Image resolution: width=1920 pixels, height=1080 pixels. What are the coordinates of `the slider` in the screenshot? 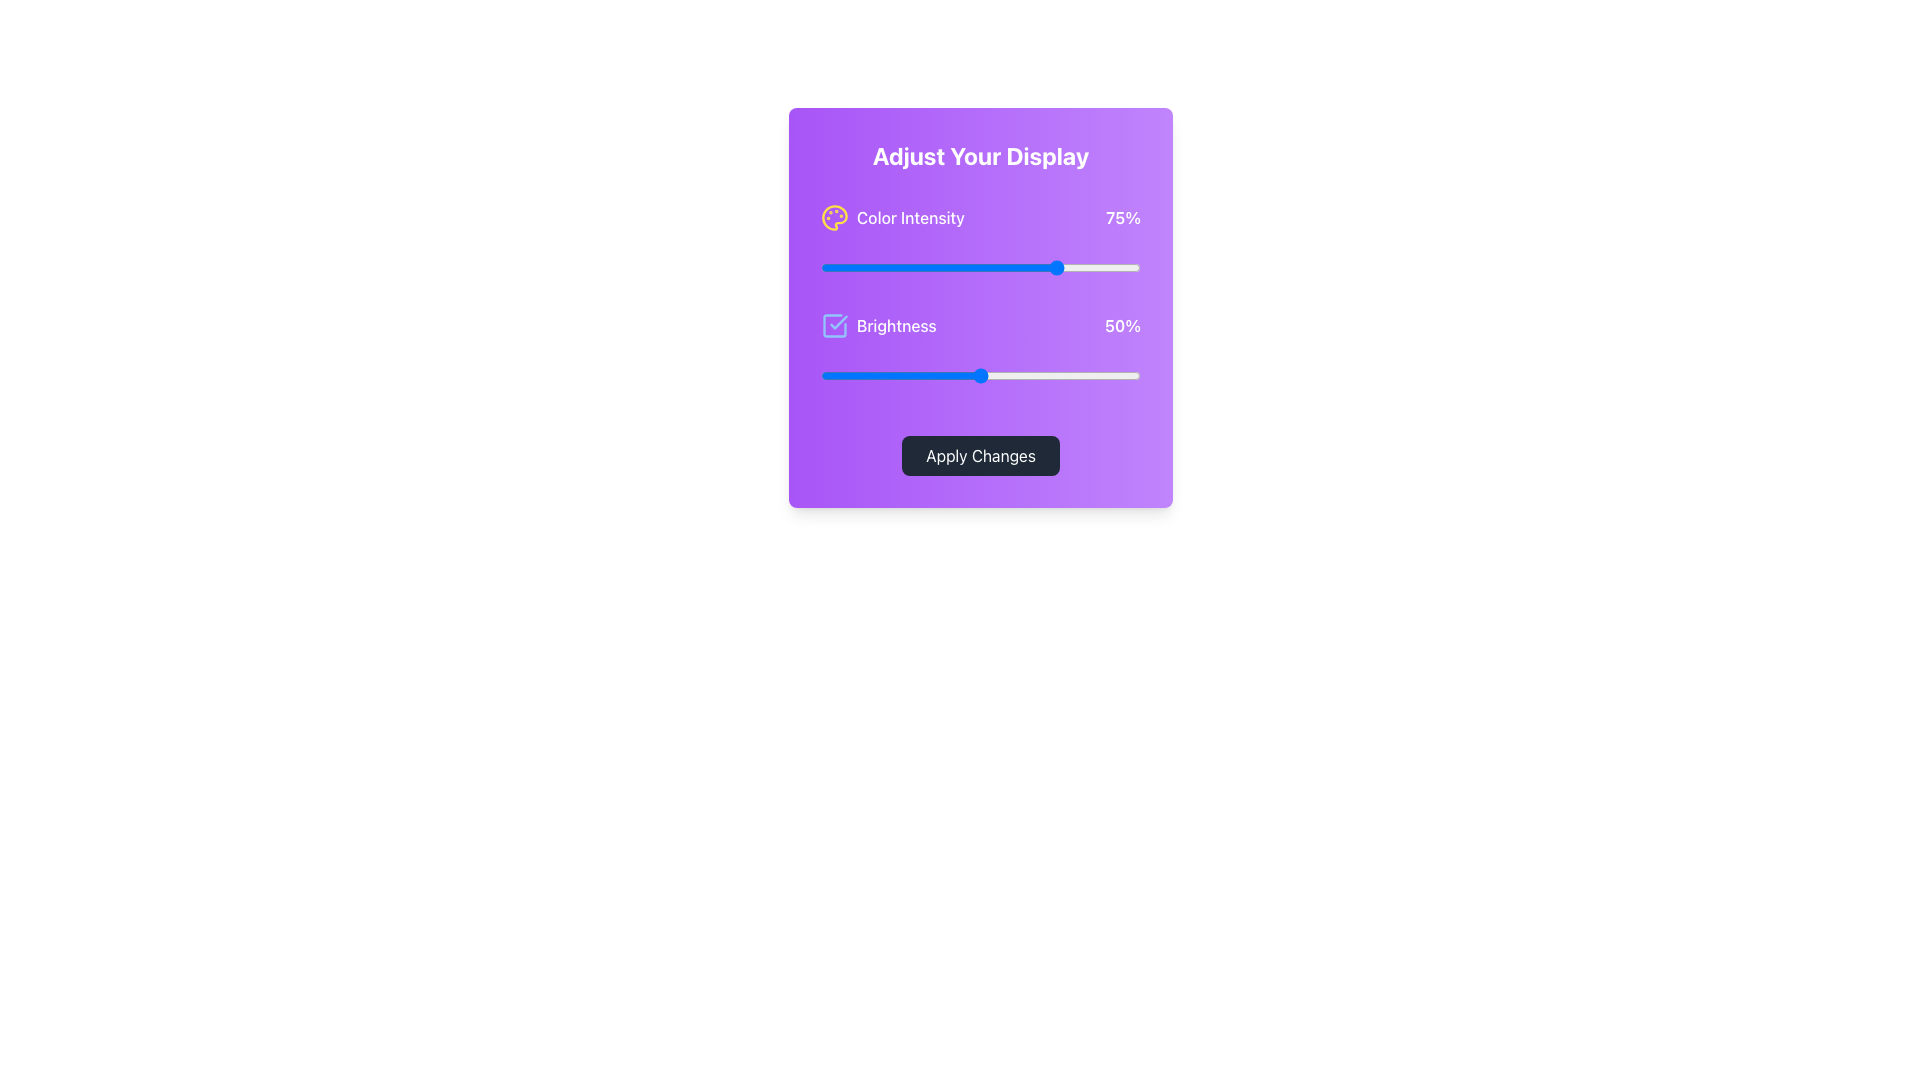 It's located at (935, 266).